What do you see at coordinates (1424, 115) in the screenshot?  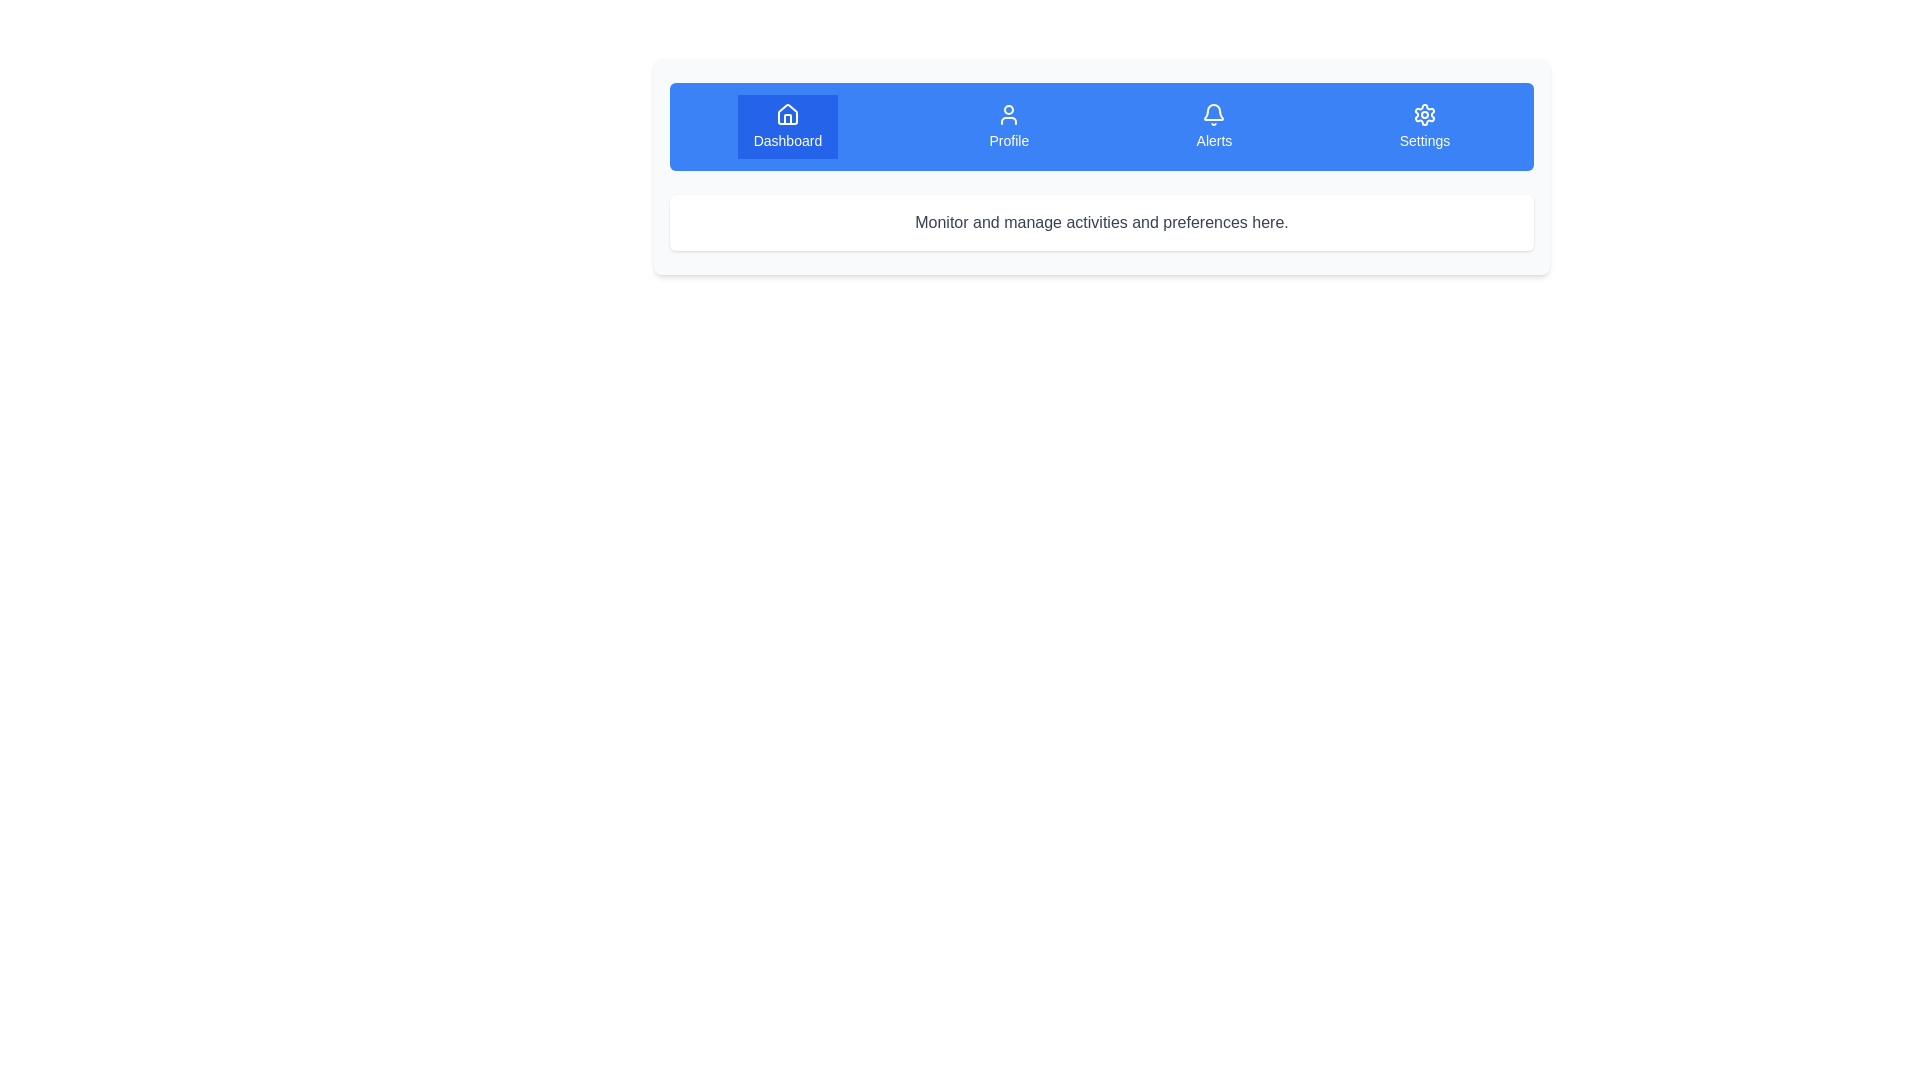 I see `the 'Settings' navigation button icon located at the far-right end of the top navigation bar` at bounding box center [1424, 115].